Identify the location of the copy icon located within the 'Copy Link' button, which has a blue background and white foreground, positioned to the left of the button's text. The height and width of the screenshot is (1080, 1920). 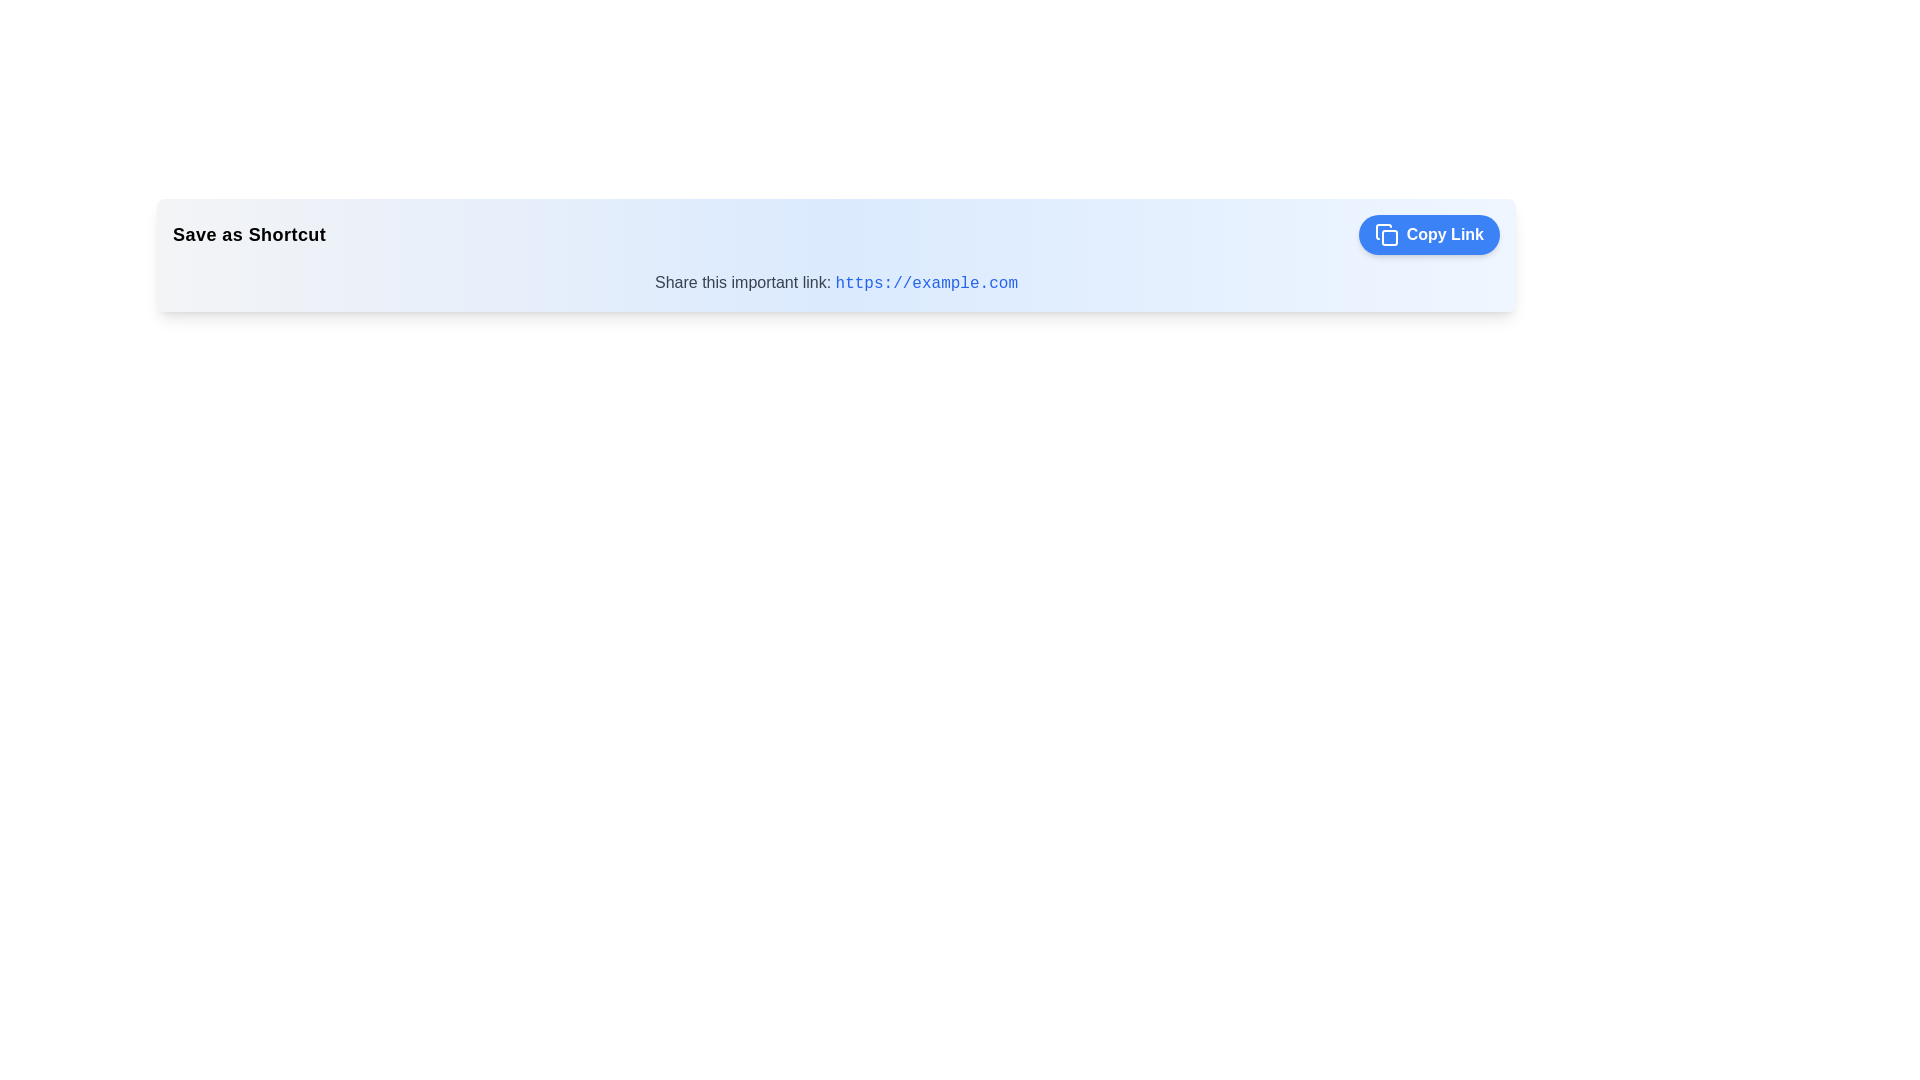
(1385, 234).